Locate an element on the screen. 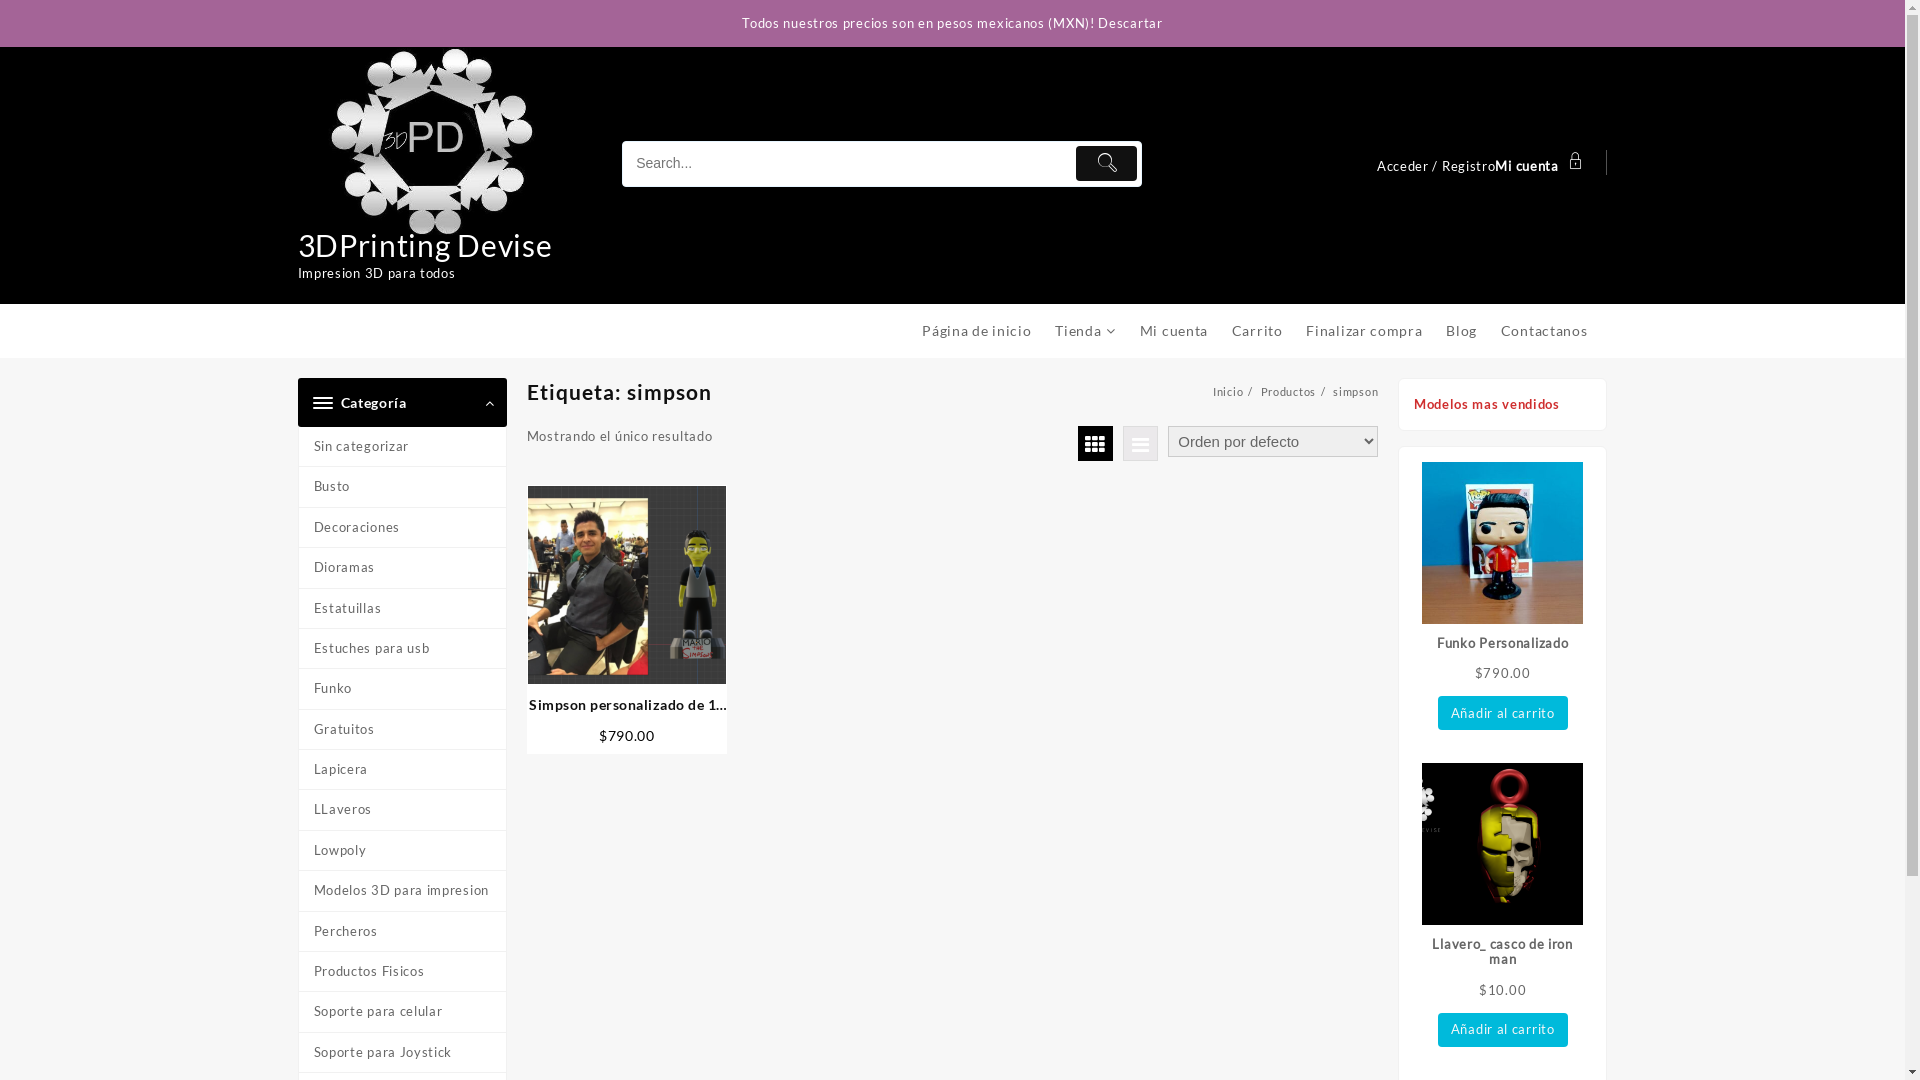 The image size is (1920, 1080). 'Modelos 3D para impresion' is located at coordinates (296, 890).